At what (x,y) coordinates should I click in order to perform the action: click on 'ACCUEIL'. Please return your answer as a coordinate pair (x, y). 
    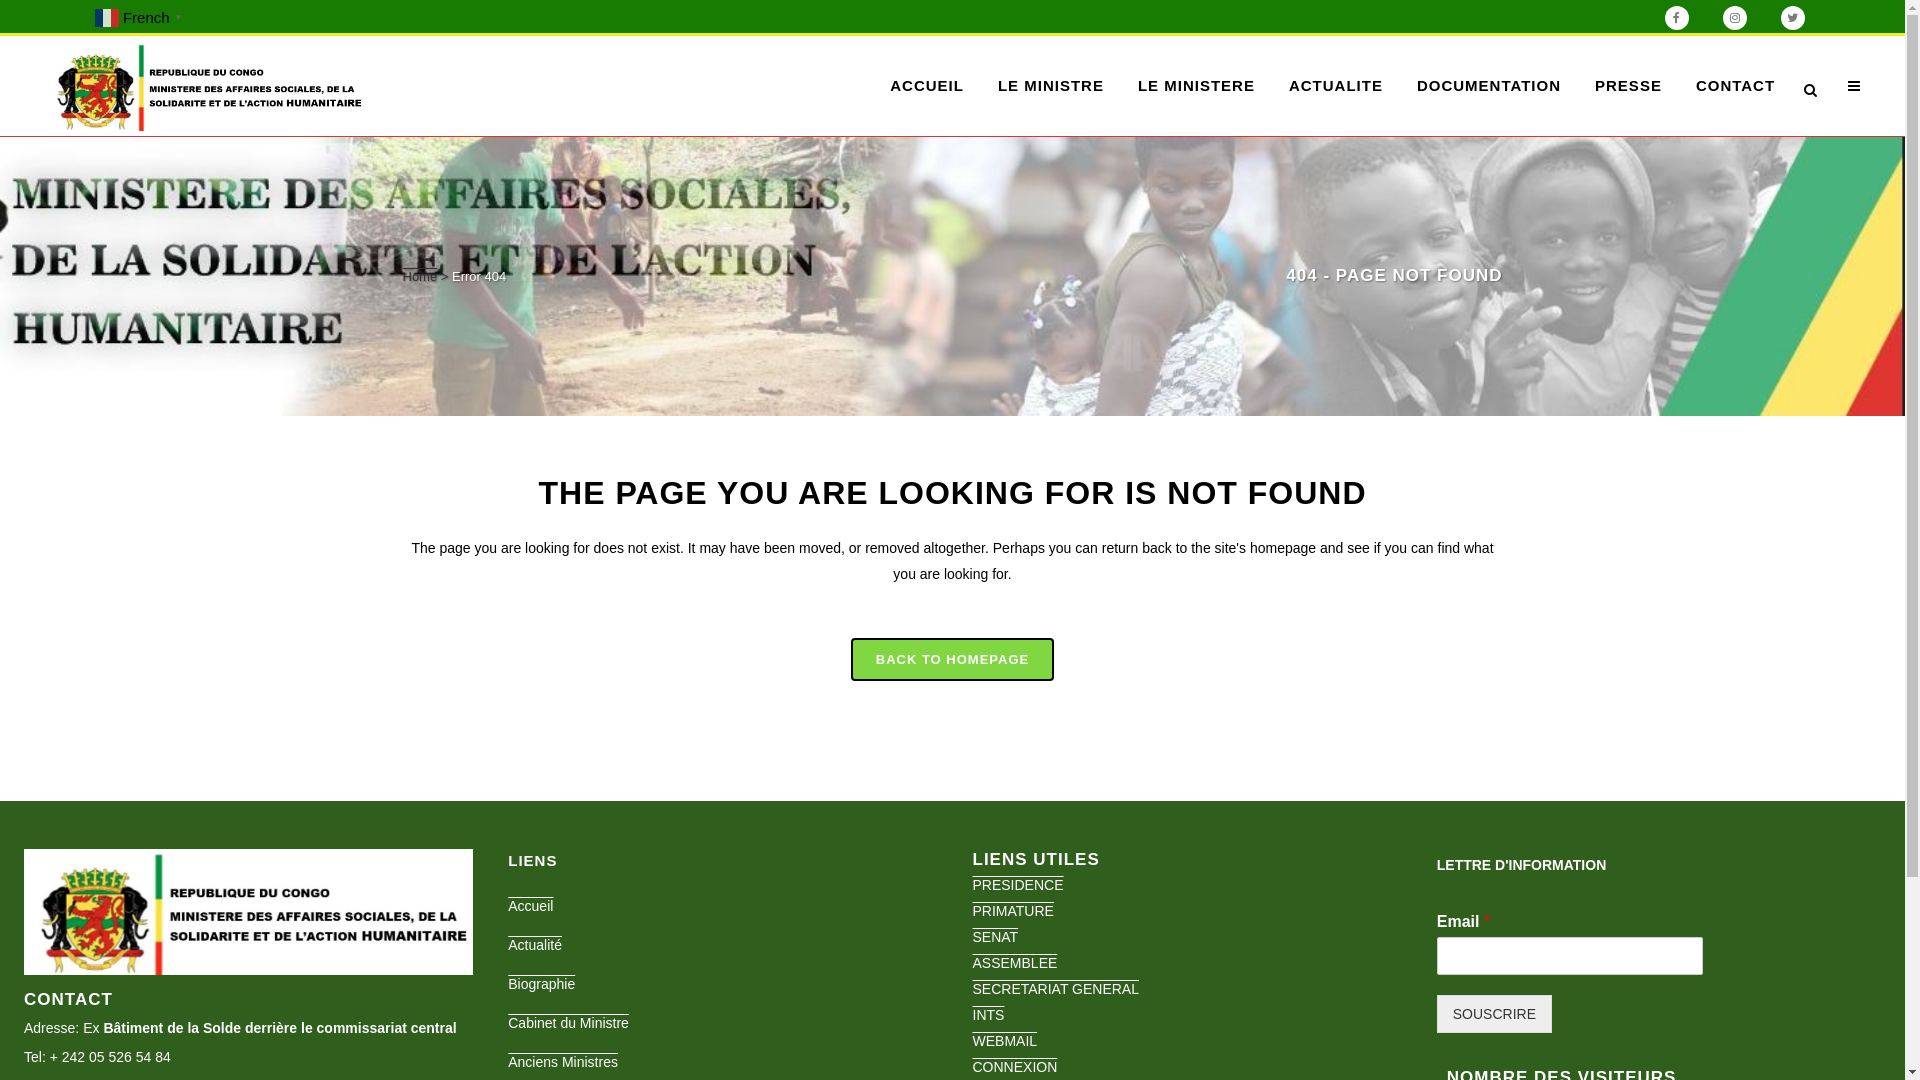
    Looking at the image, I should click on (925, 84).